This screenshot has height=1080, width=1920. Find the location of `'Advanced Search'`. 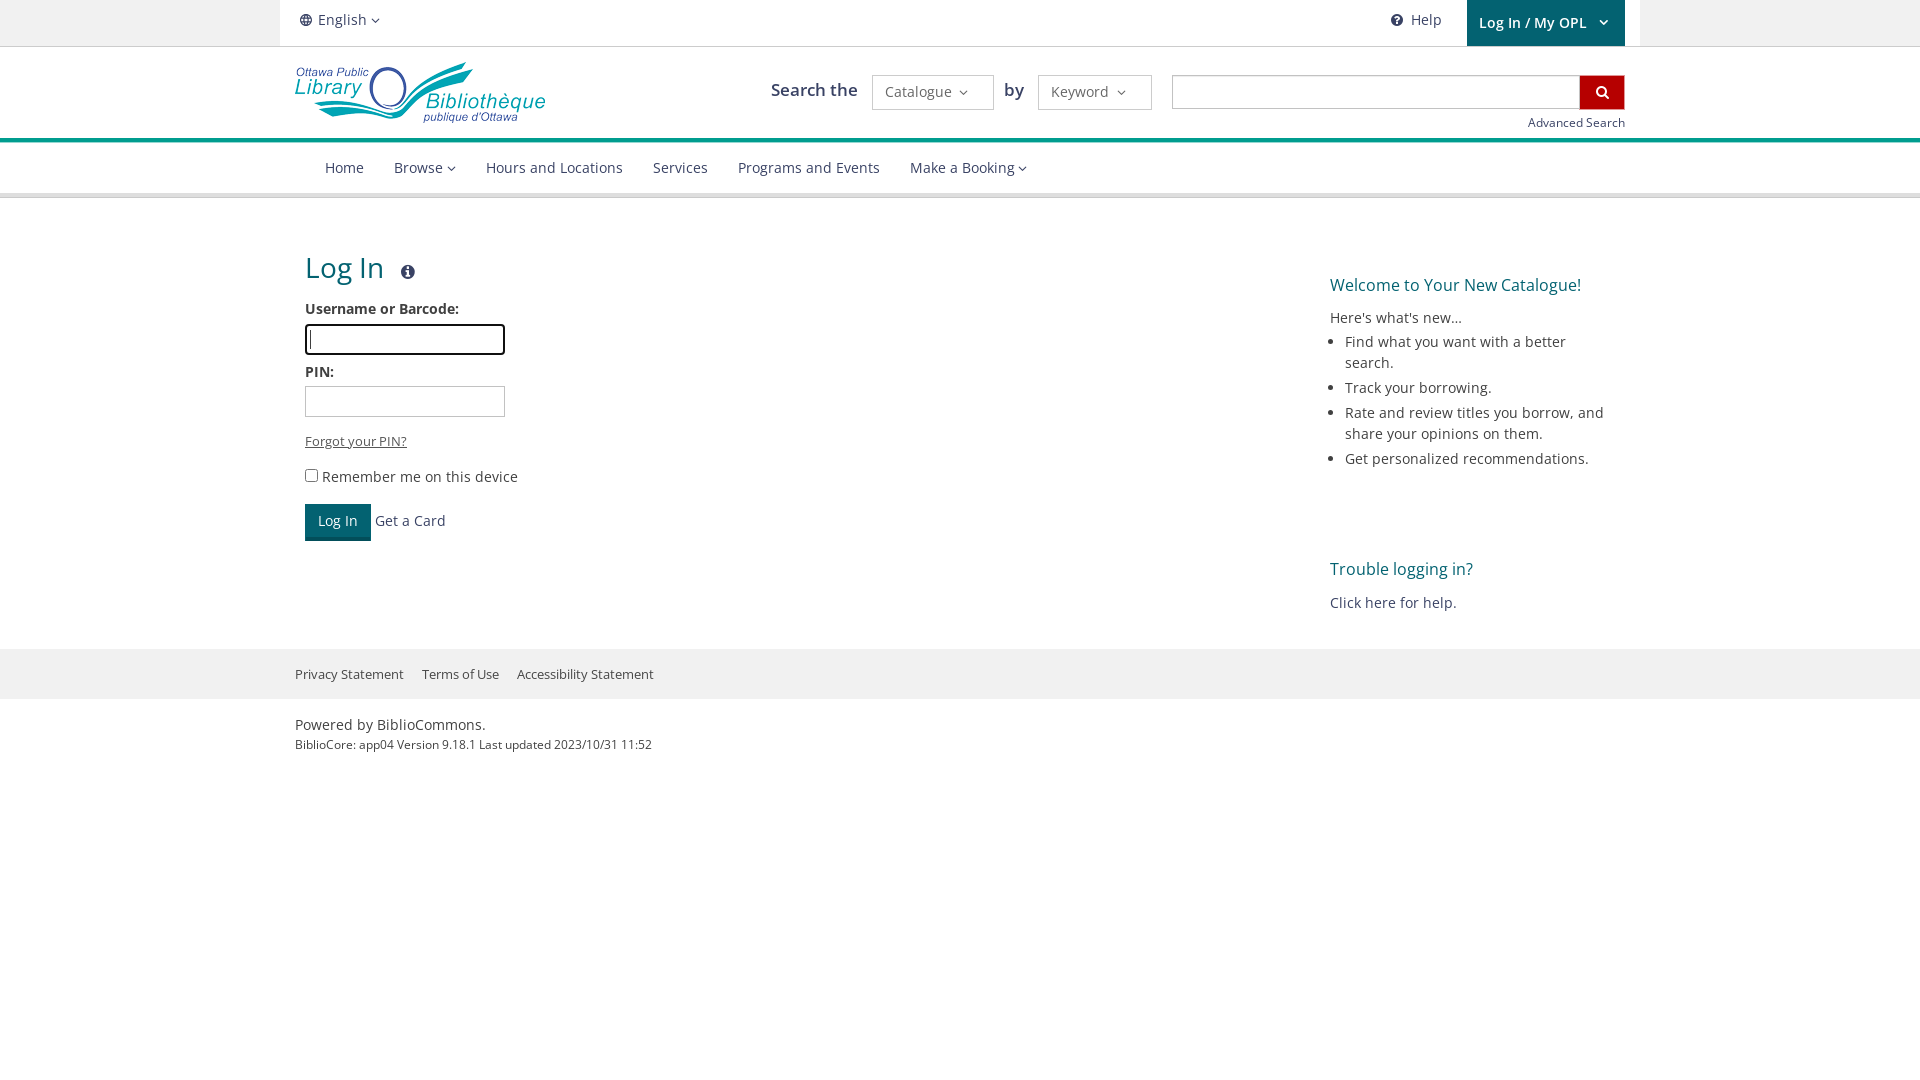

'Advanced Search' is located at coordinates (1526, 122).